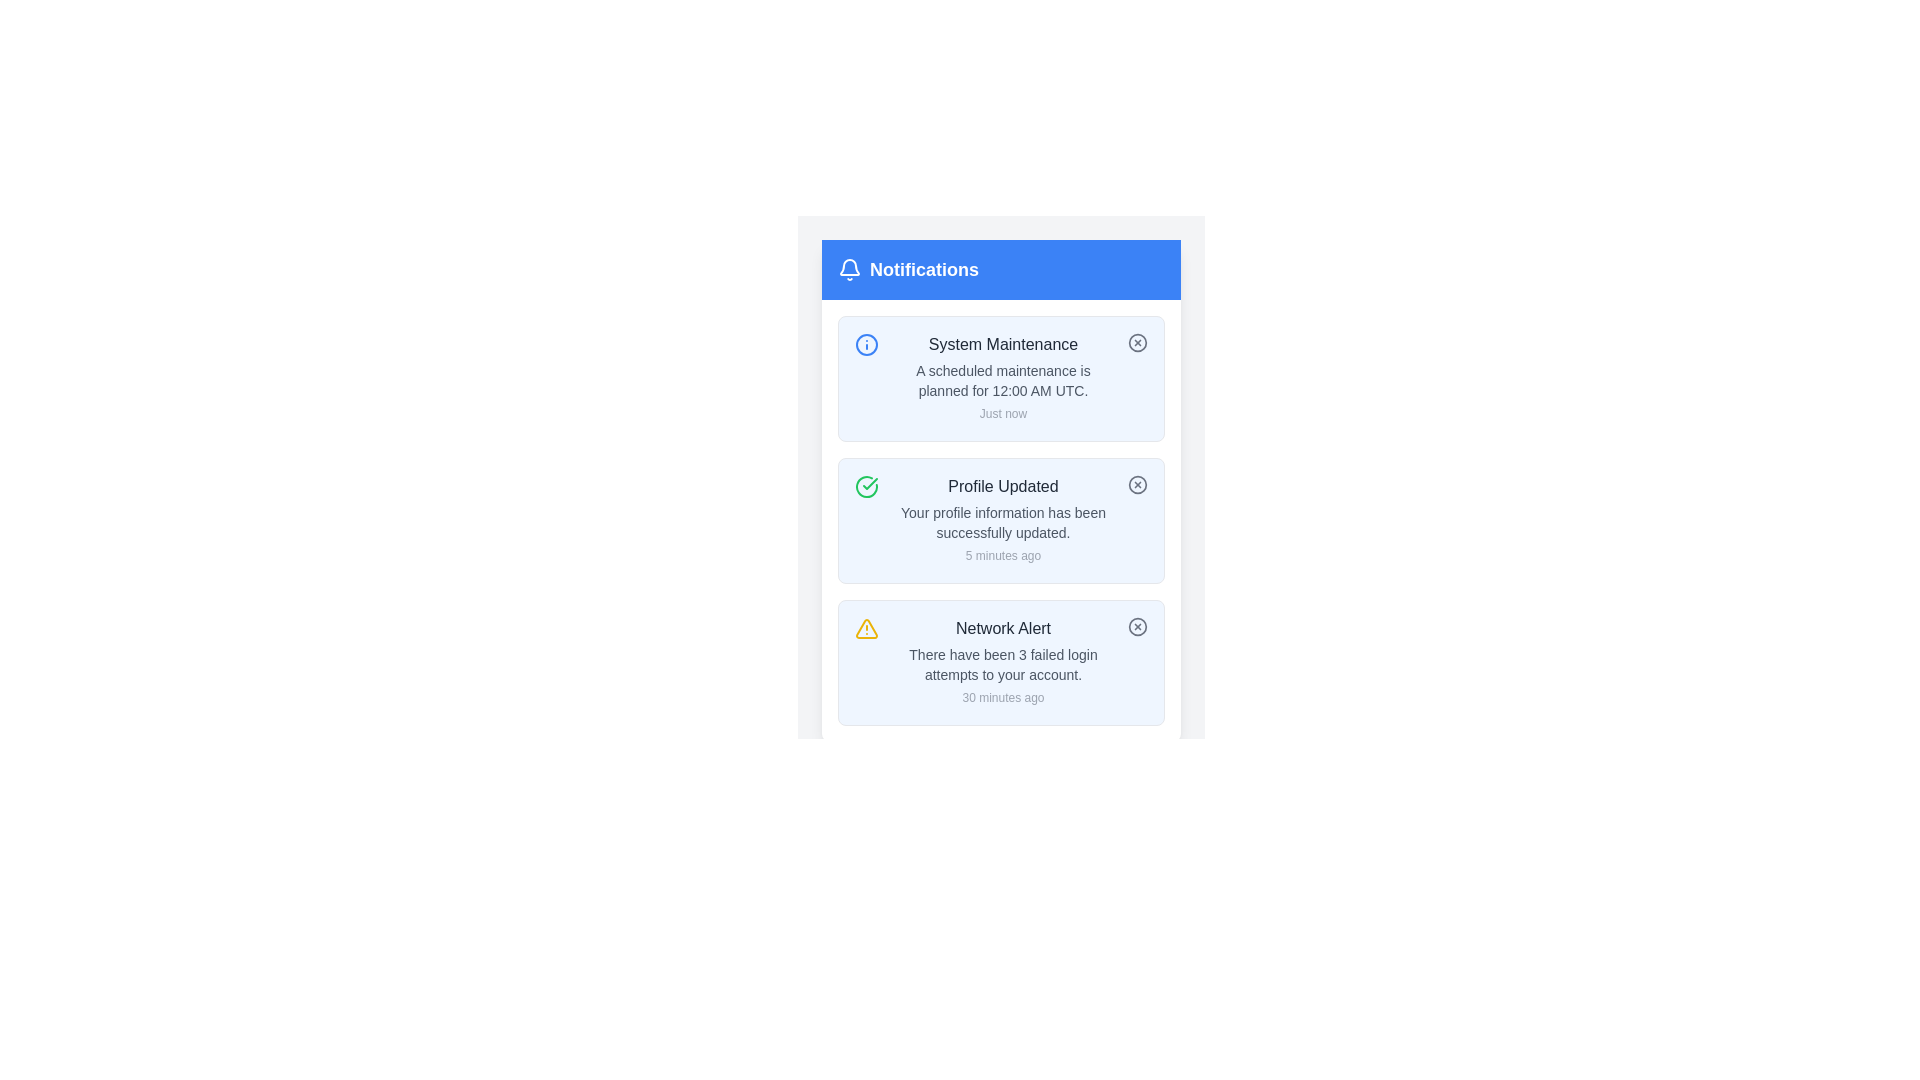 This screenshot has width=1920, height=1080. I want to click on the header title text label that indicates notifications, located next to the bell icon, so click(923, 270).